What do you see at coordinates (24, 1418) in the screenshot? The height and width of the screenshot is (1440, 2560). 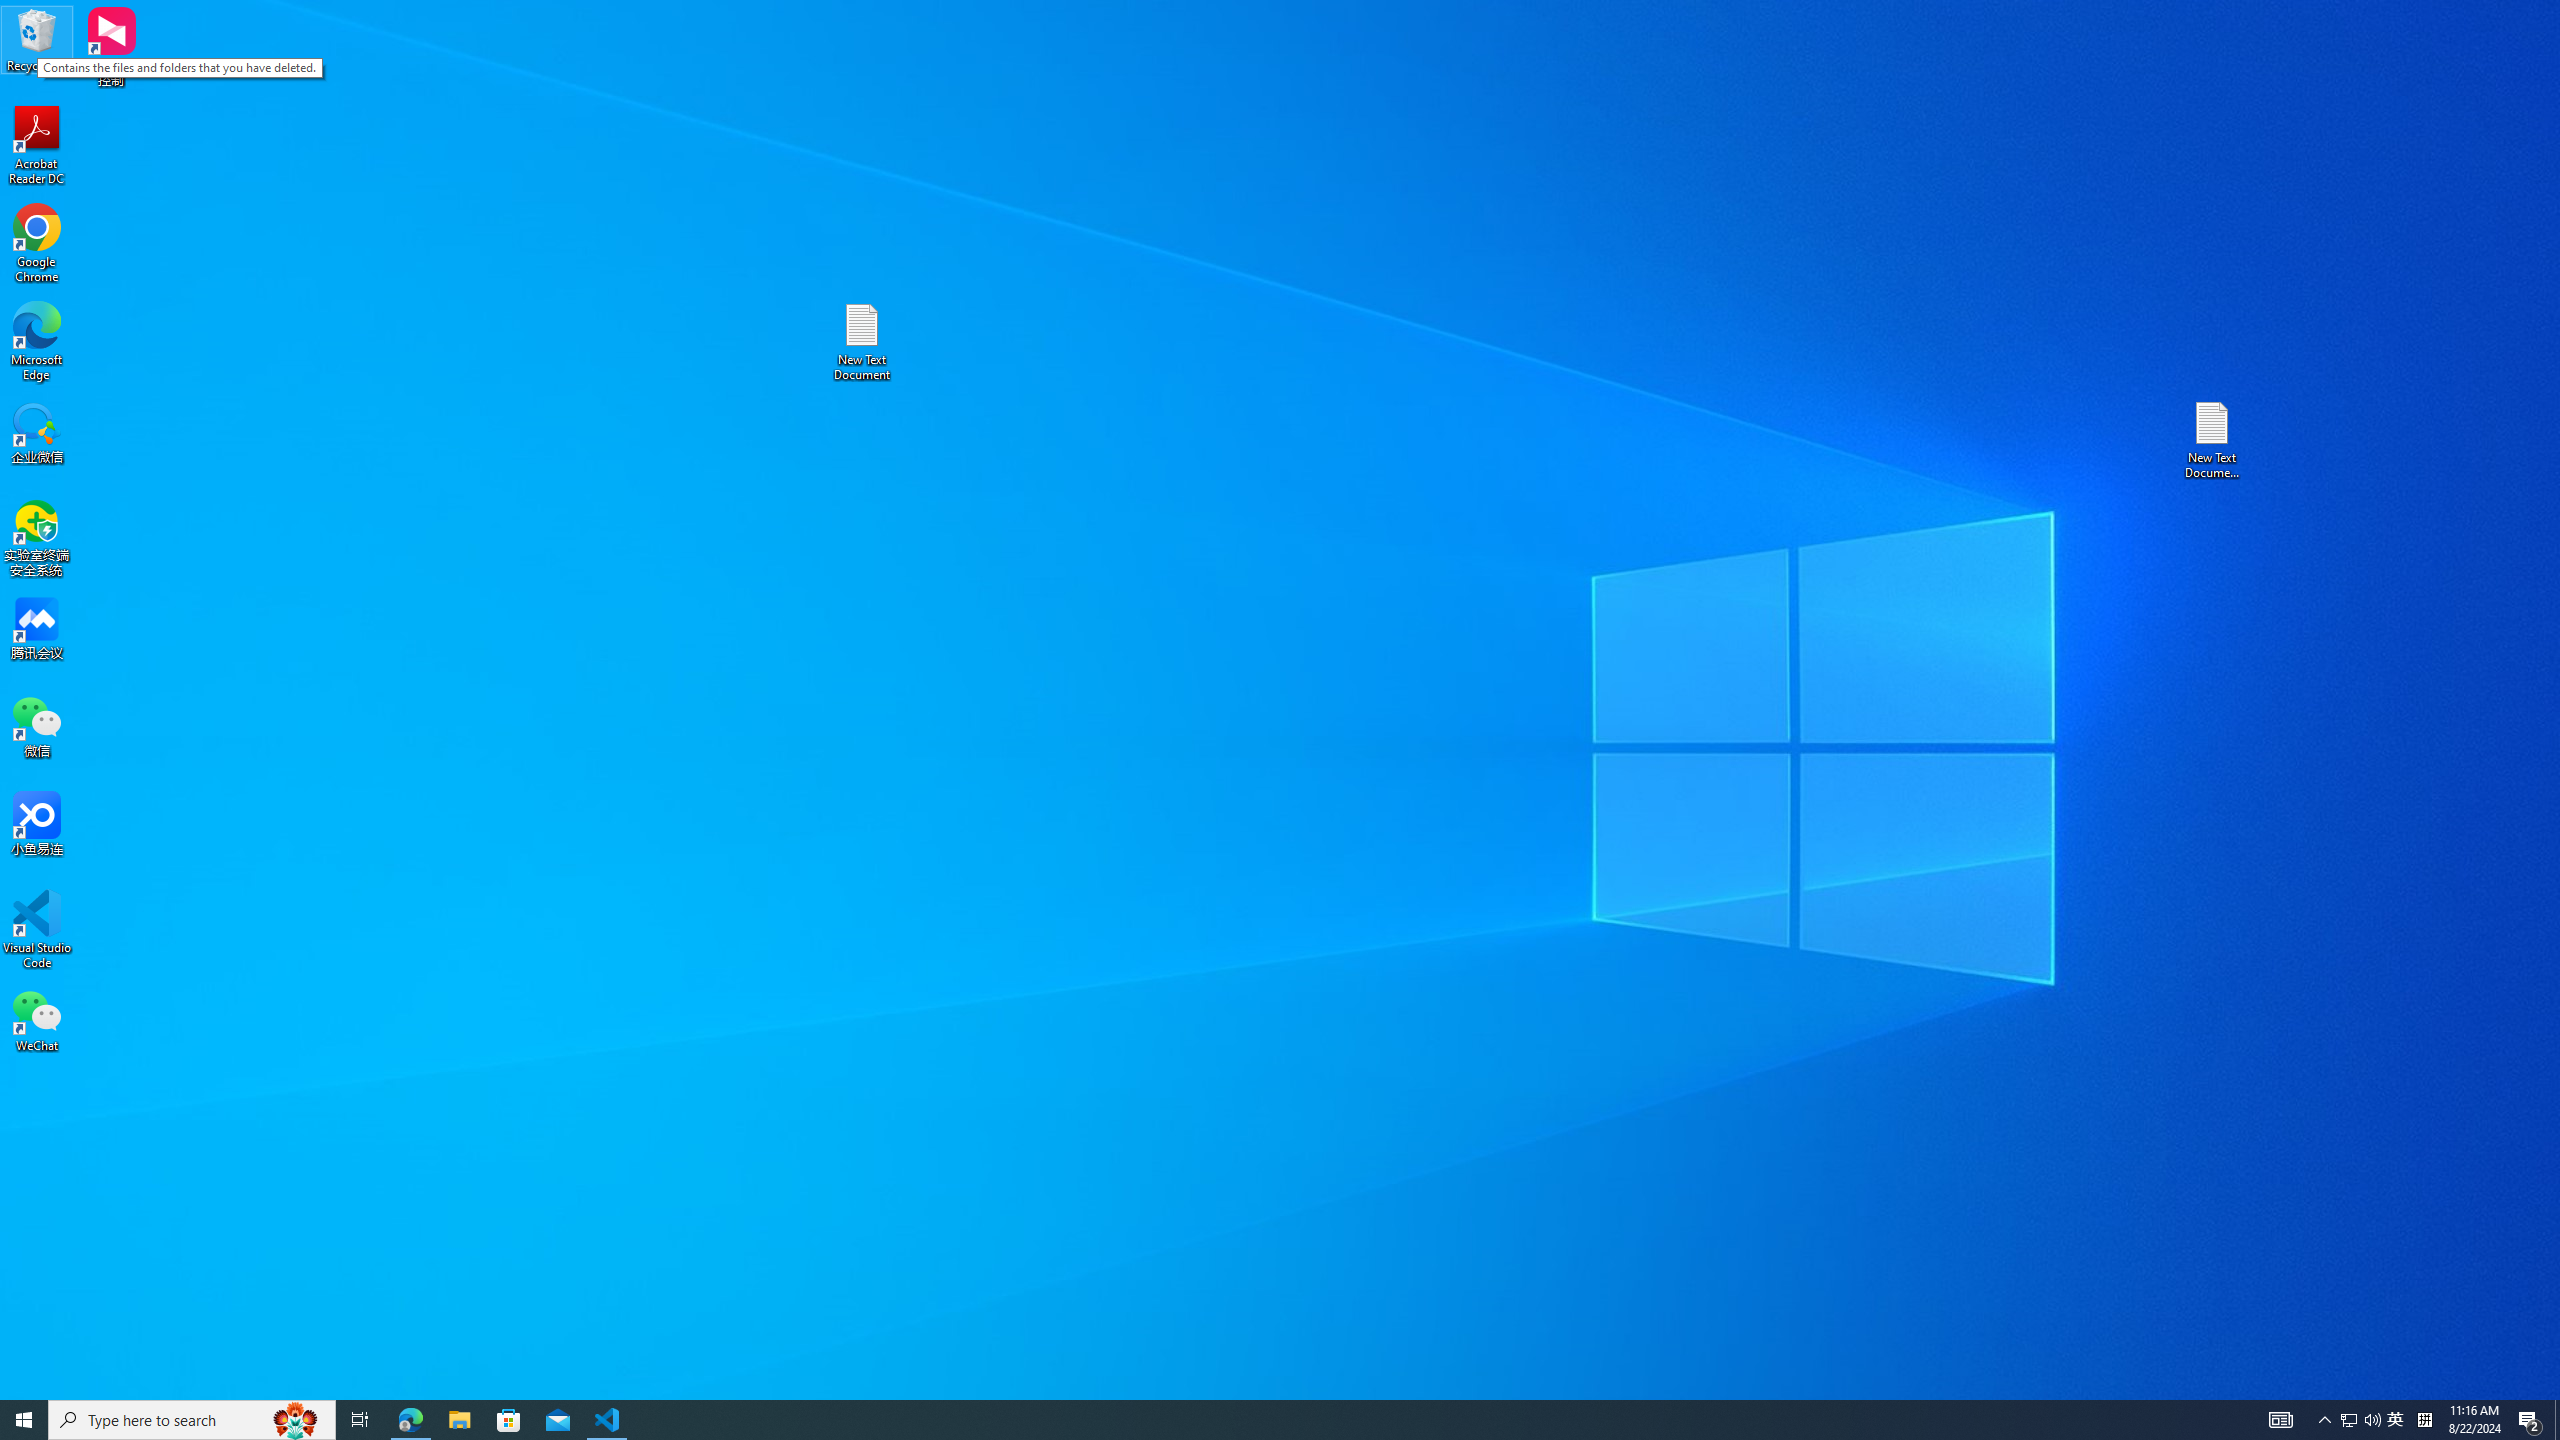 I see `'Start'` at bounding box center [24, 1418].